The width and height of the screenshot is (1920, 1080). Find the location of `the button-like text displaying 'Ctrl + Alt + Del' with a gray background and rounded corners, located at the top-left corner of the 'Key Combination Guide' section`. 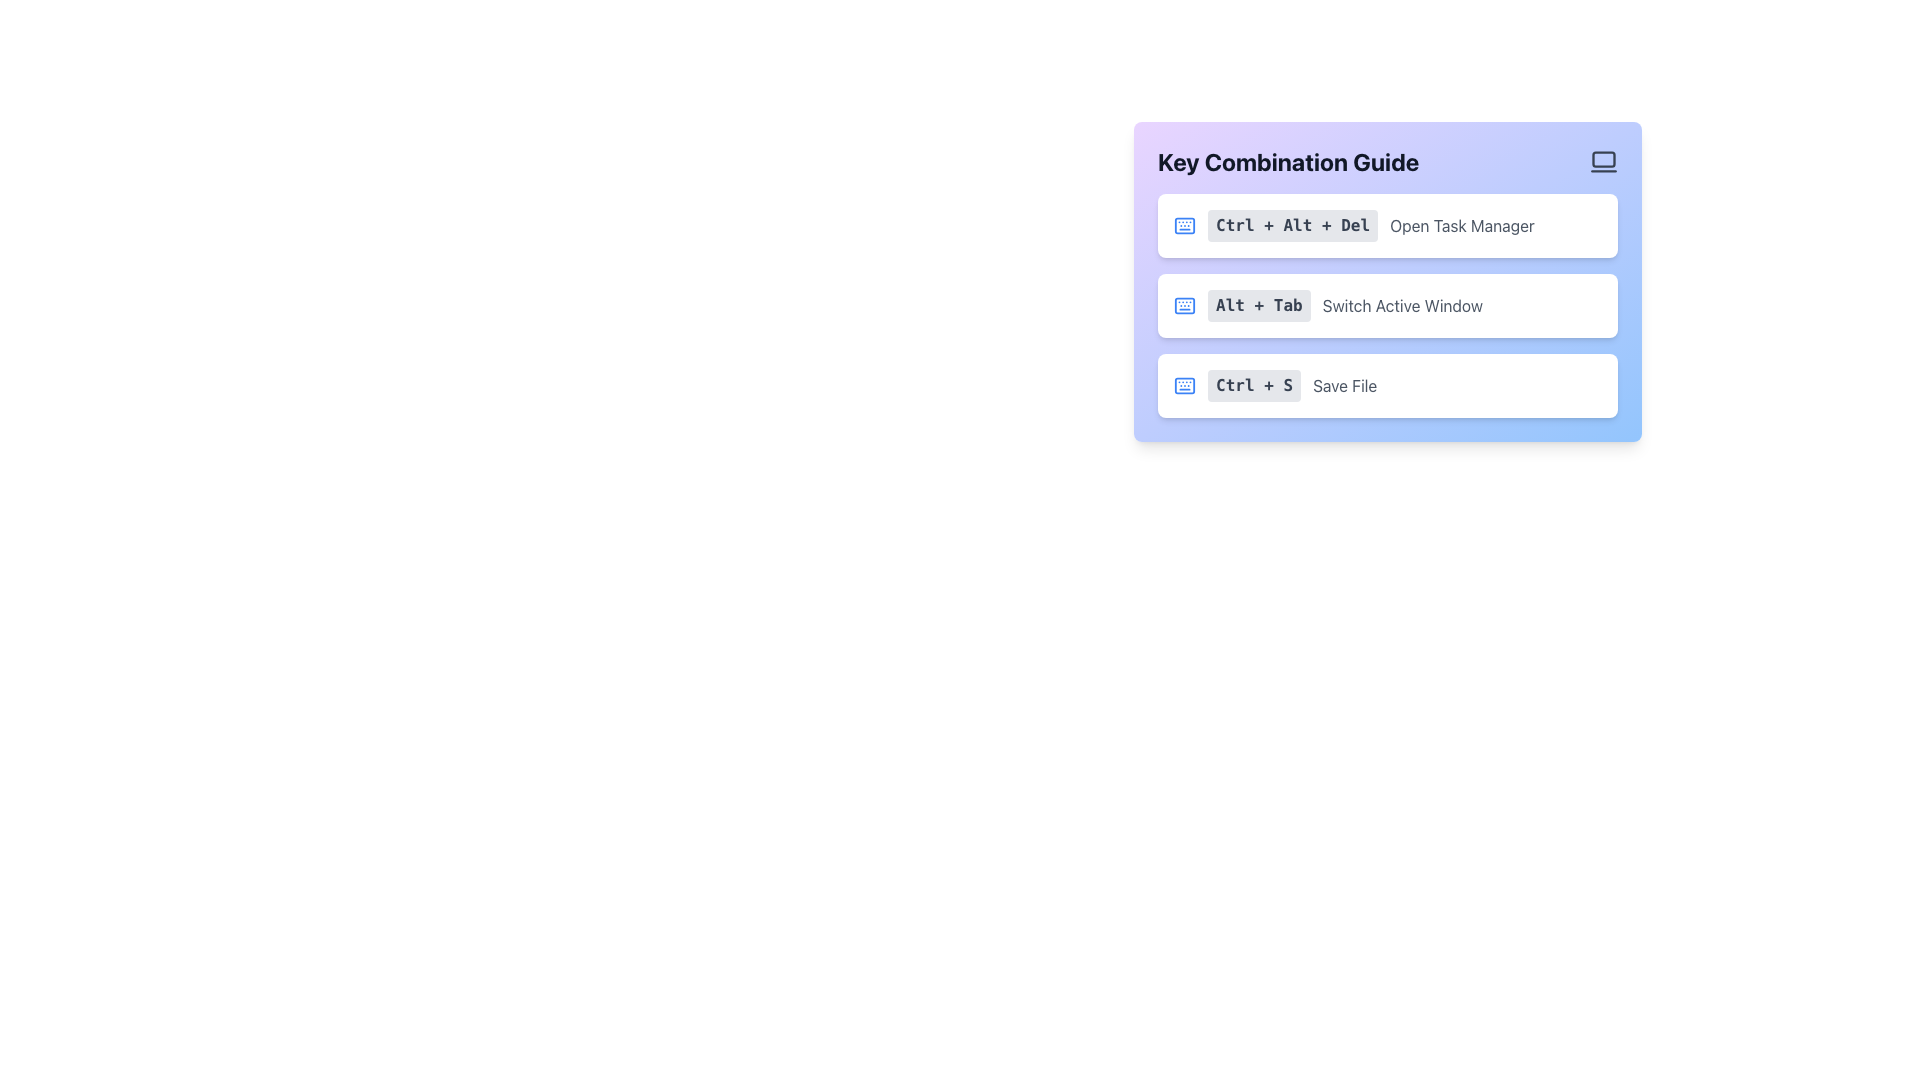

the button-like text displaying 'Ctrl + Alt + Del' with a gray background and rounded corners, located at the top-left corner of the 'Key Combination Guide' section is located at coordinates (1293, 225).